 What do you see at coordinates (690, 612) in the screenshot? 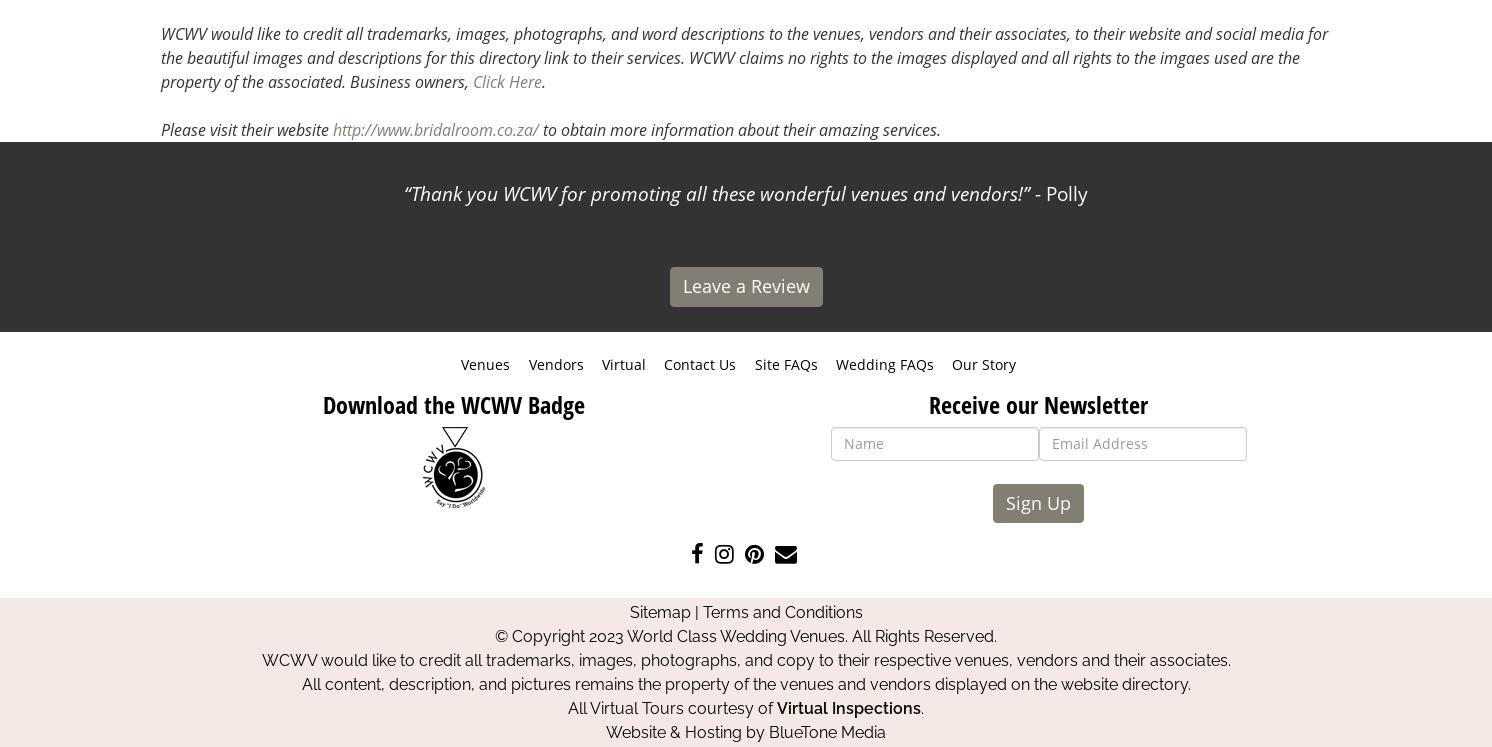
I see `'|'` at bounding box center [690, 612].